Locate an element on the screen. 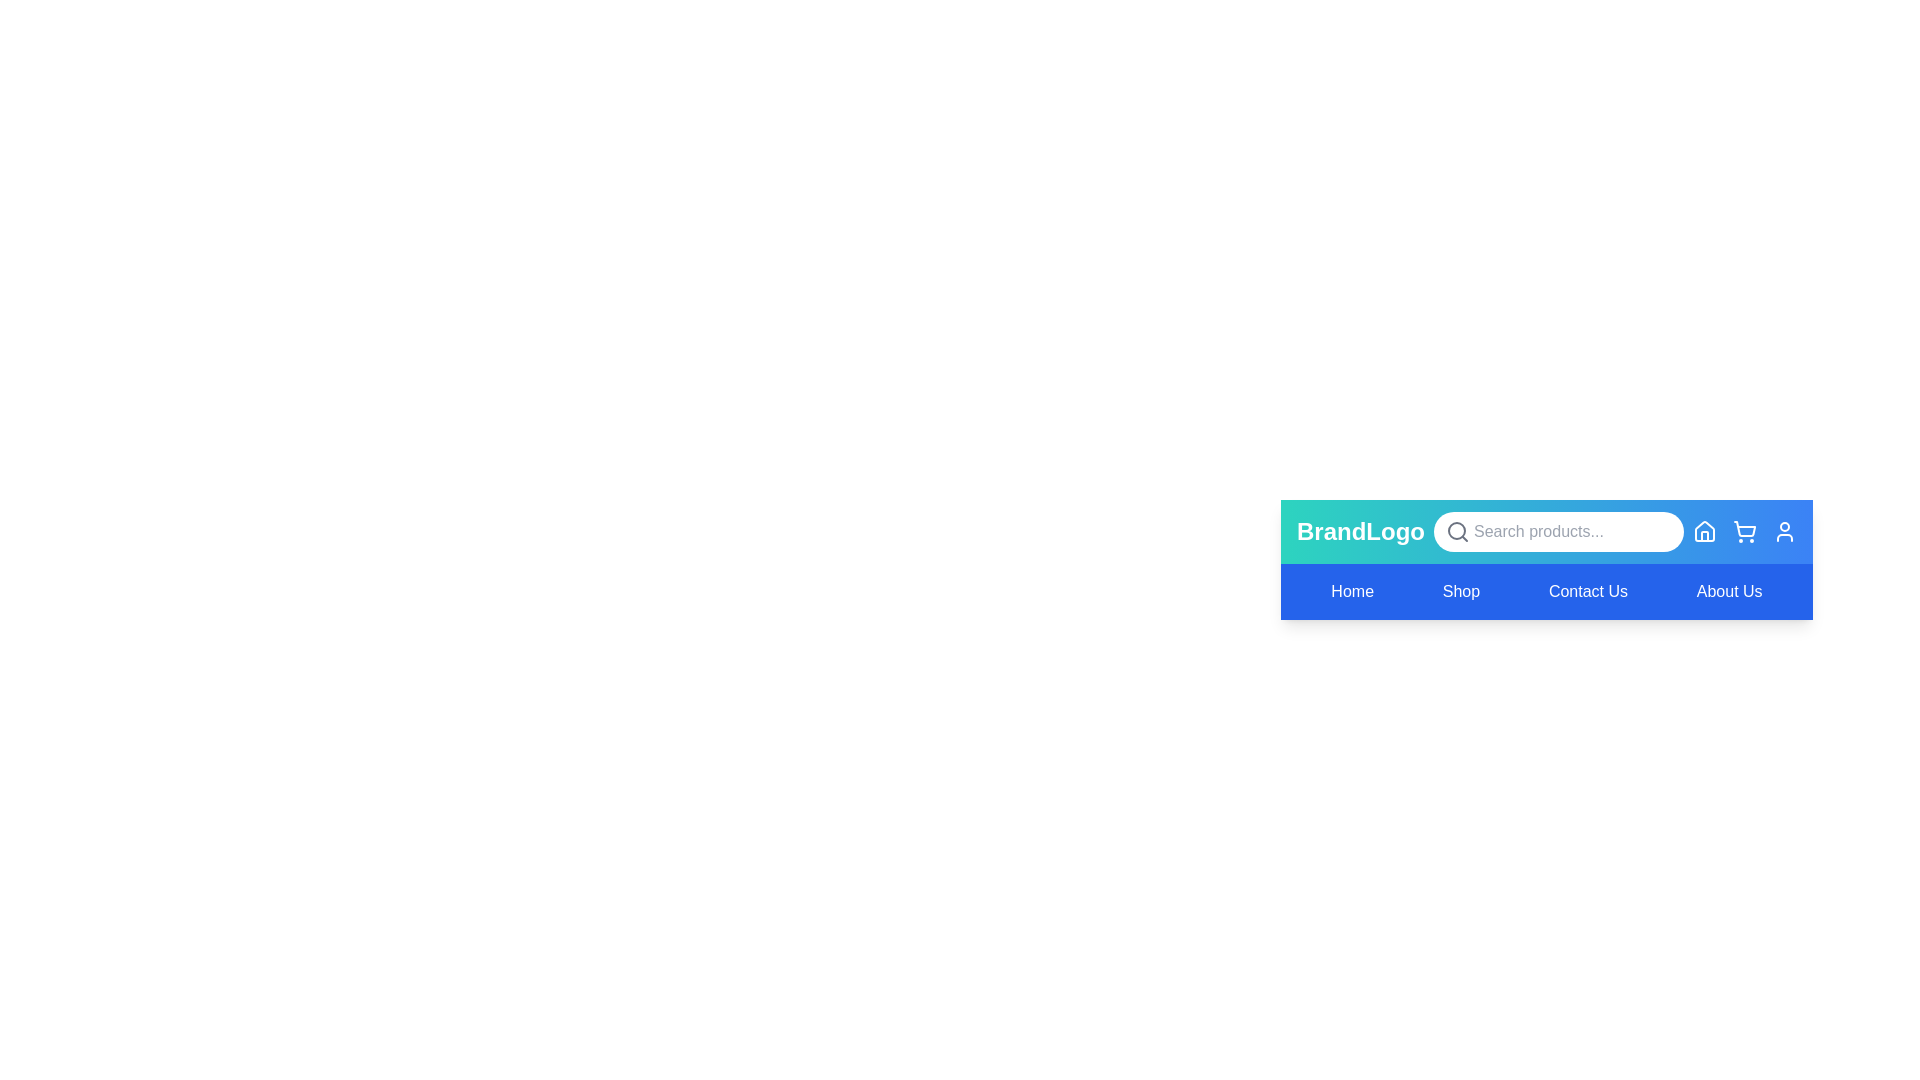 The height and width of the screenshot is (1080, 1920). the search input field and type 'example query' is located at coordinates (1557, 531).